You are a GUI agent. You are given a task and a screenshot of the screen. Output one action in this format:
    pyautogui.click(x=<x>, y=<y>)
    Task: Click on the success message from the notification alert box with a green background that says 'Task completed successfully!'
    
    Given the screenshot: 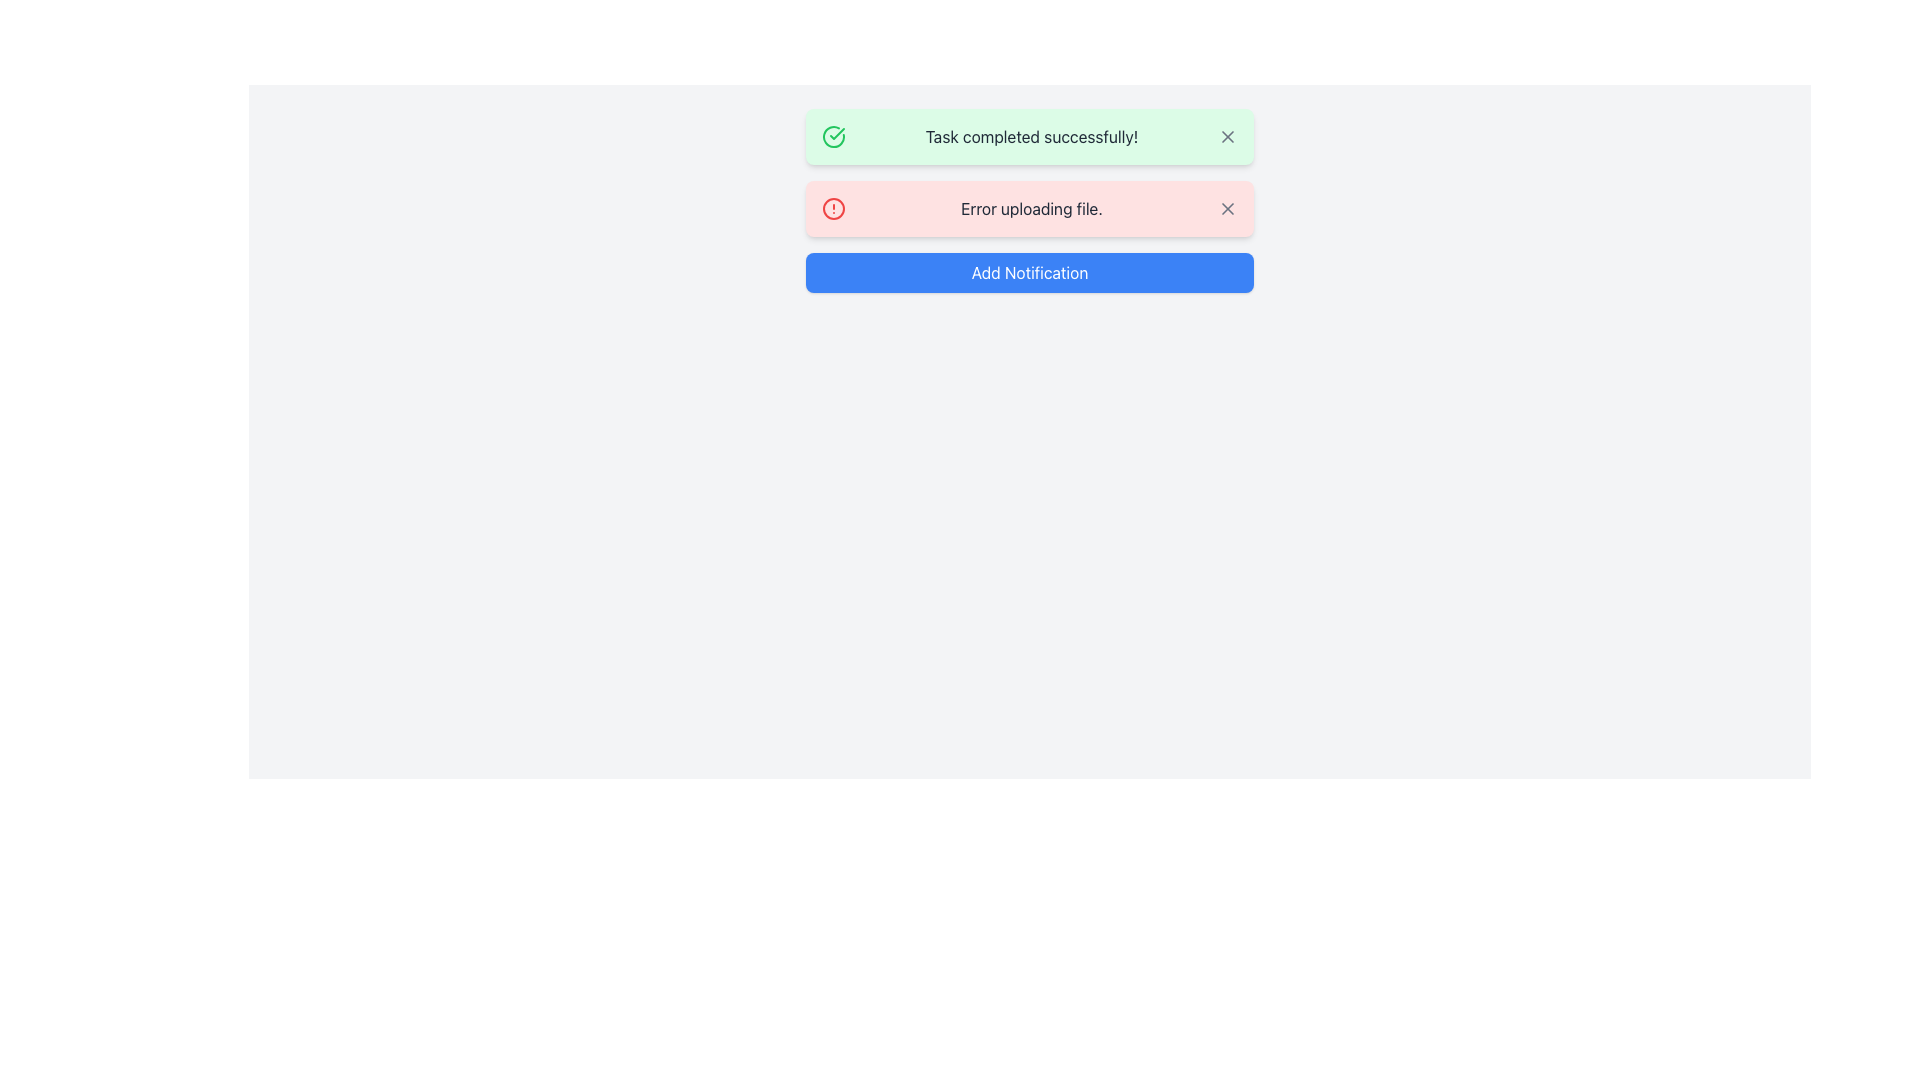 What is the action you would take?
    pyautogui.click(x=1030, y=136)
    